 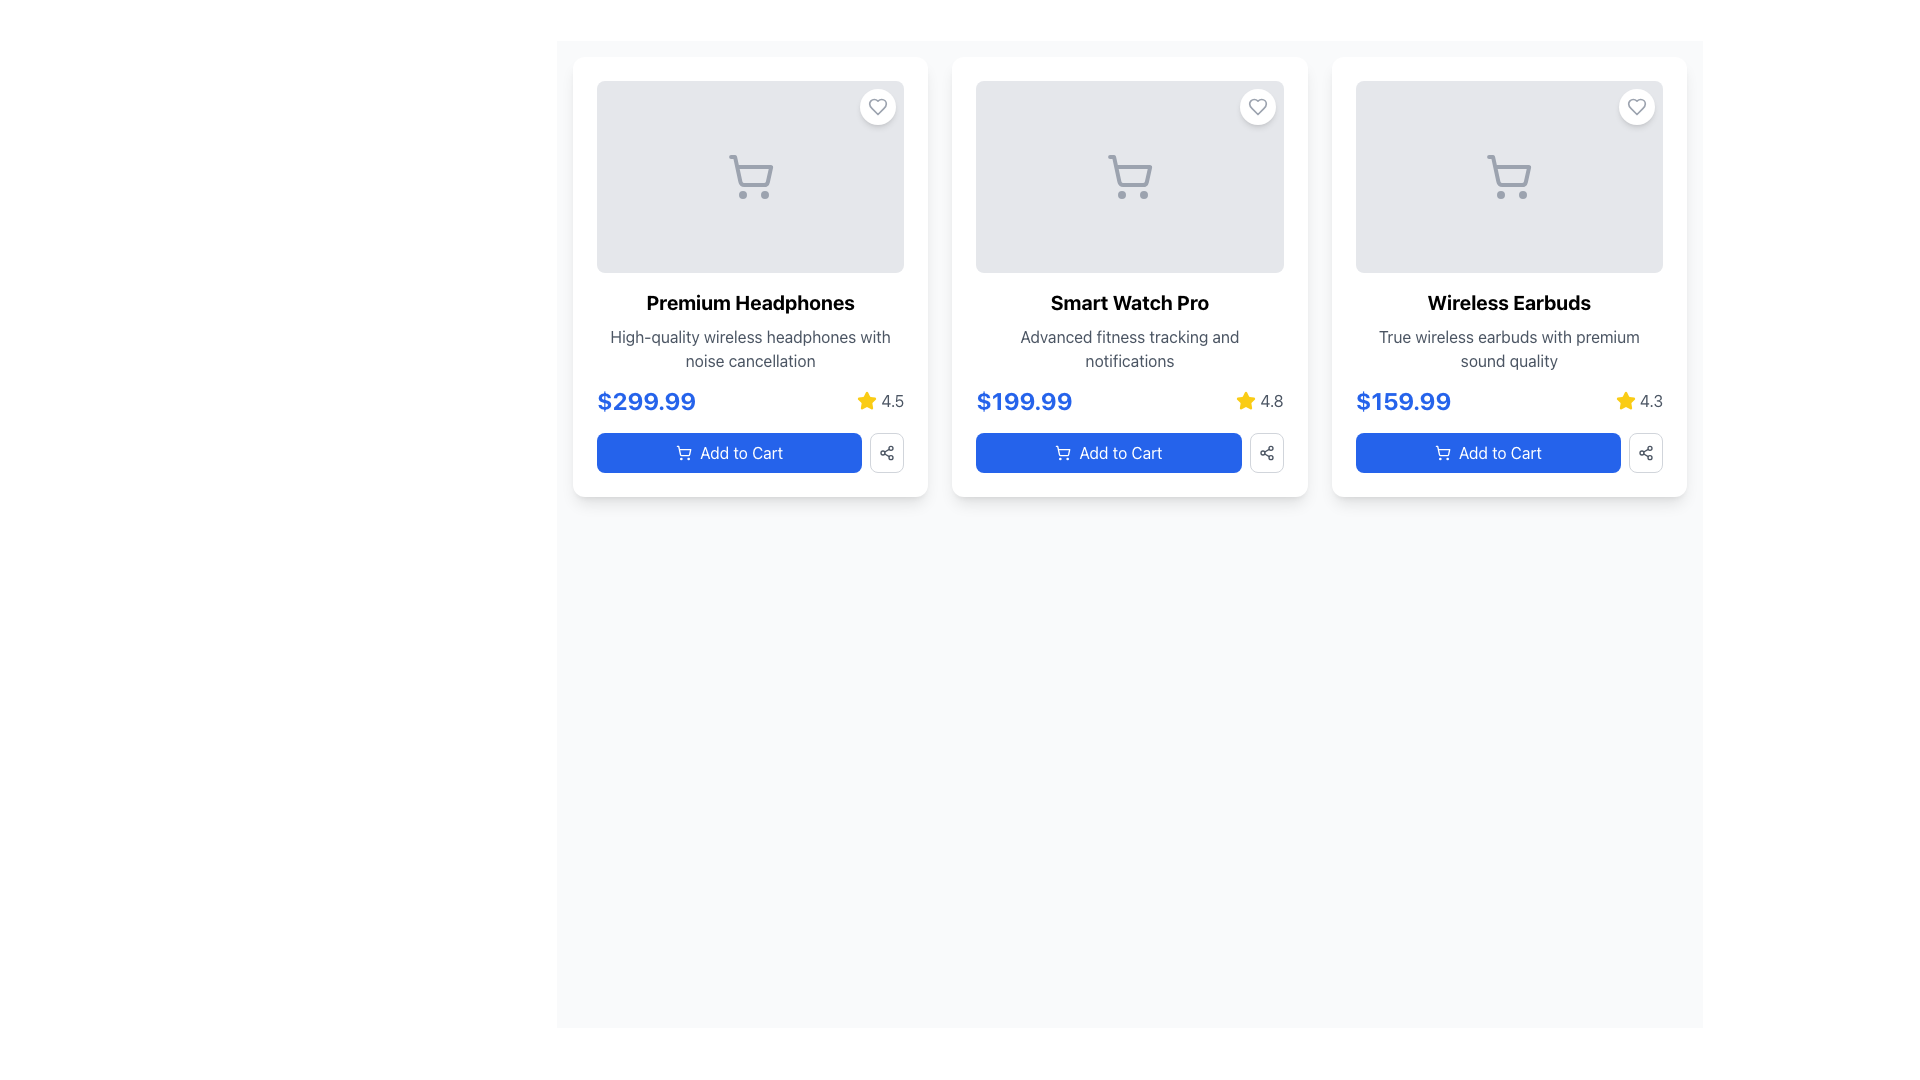 I want to click on the visual depiction of the shopping cart icon located within the product card for 'Premium Headphones', which is the main part of the icon surrounded by circular elements representing wheels, so click(x=684, y=451).